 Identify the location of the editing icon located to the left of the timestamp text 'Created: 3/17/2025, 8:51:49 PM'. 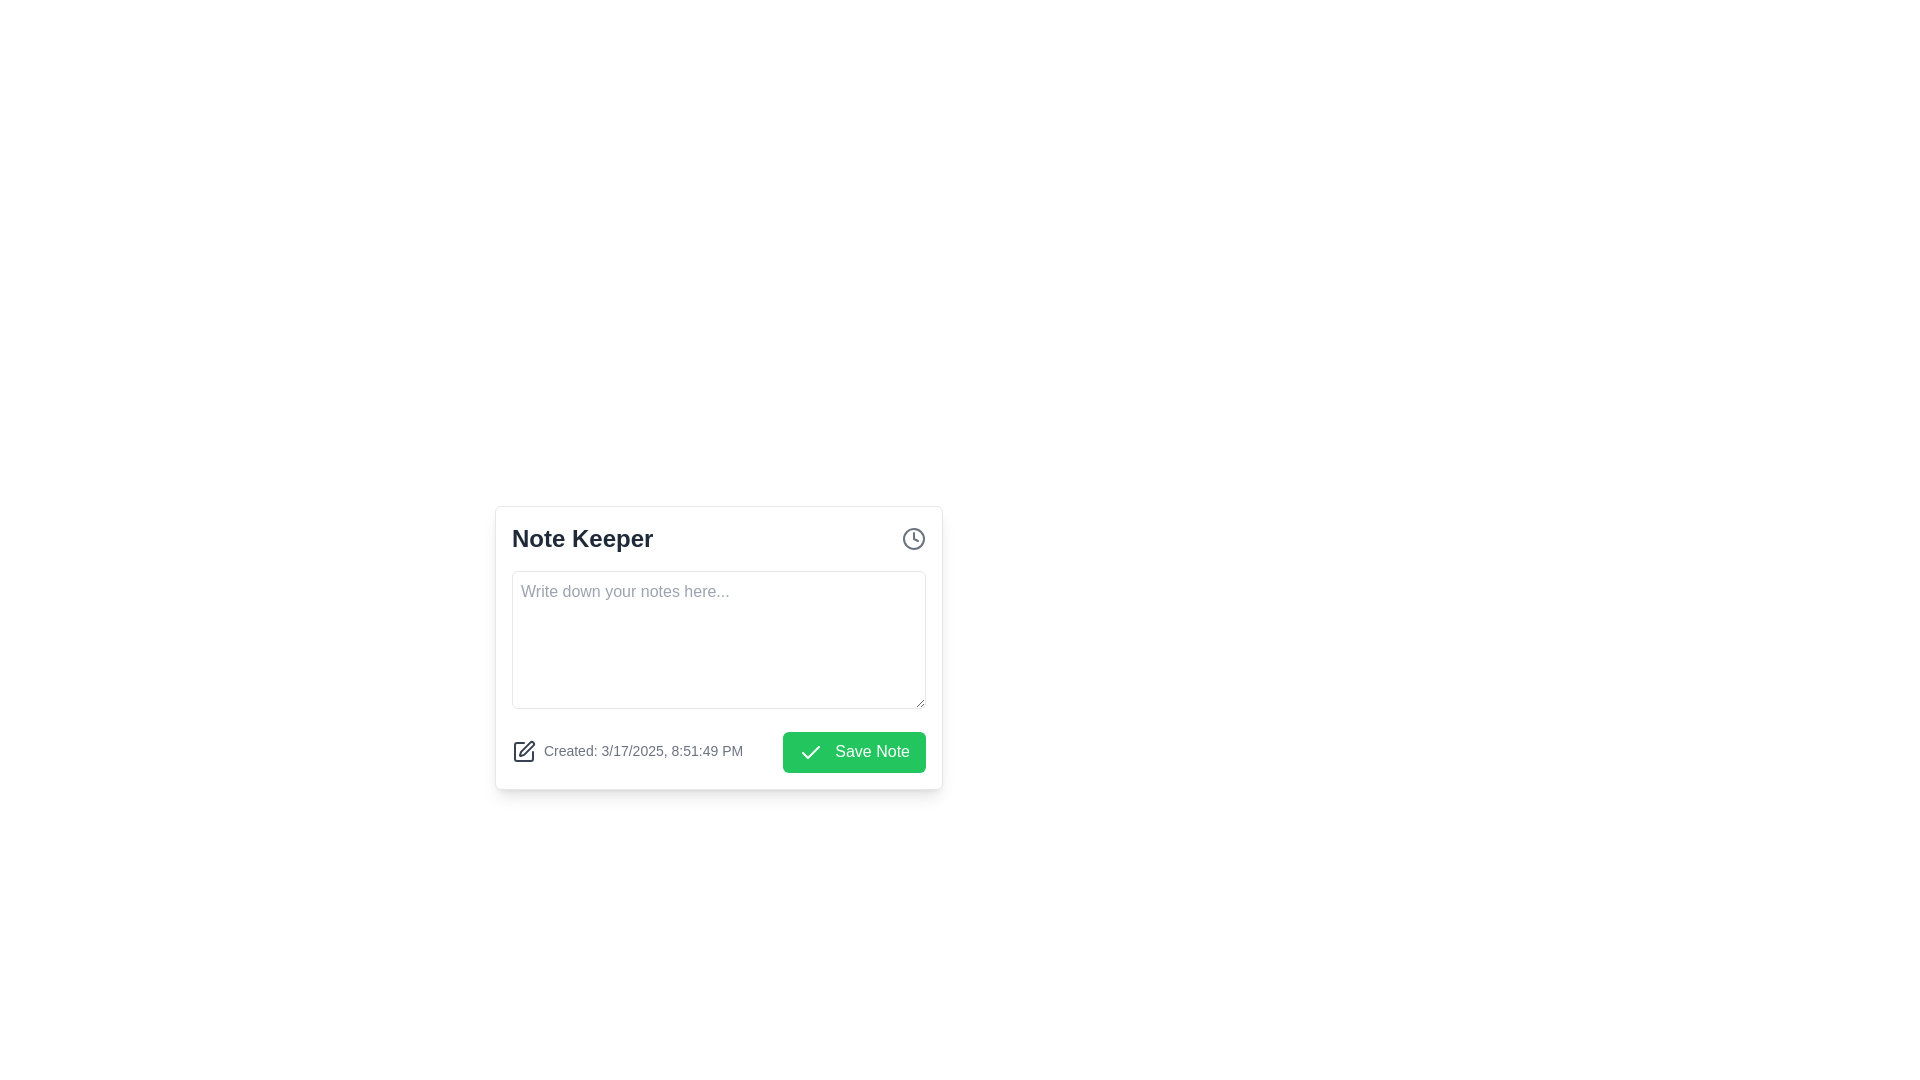
(523, 752).